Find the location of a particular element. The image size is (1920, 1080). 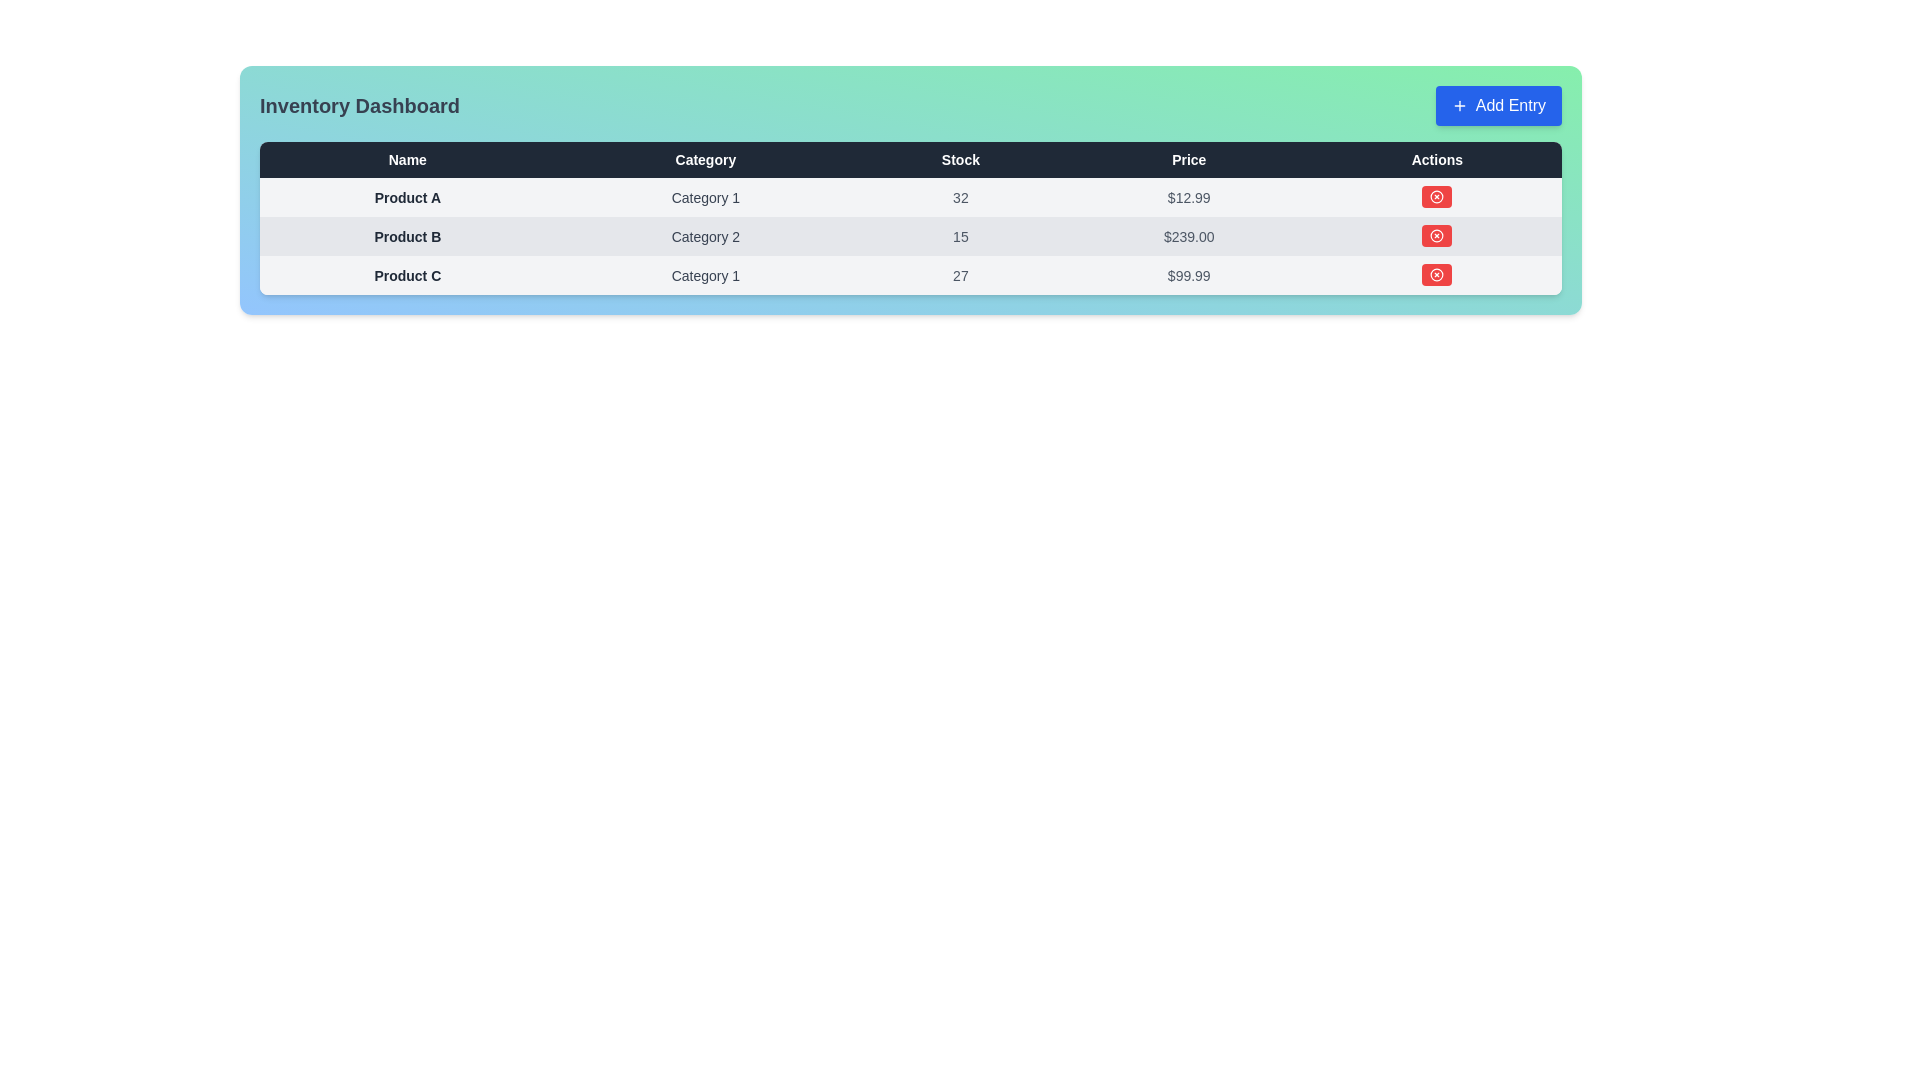

the red button with a rounded rectangular shape containing a white 'X' icon, located in the last cell of the 'Product C' row in the 'Actions' column is located at coordinates (1436, 275).